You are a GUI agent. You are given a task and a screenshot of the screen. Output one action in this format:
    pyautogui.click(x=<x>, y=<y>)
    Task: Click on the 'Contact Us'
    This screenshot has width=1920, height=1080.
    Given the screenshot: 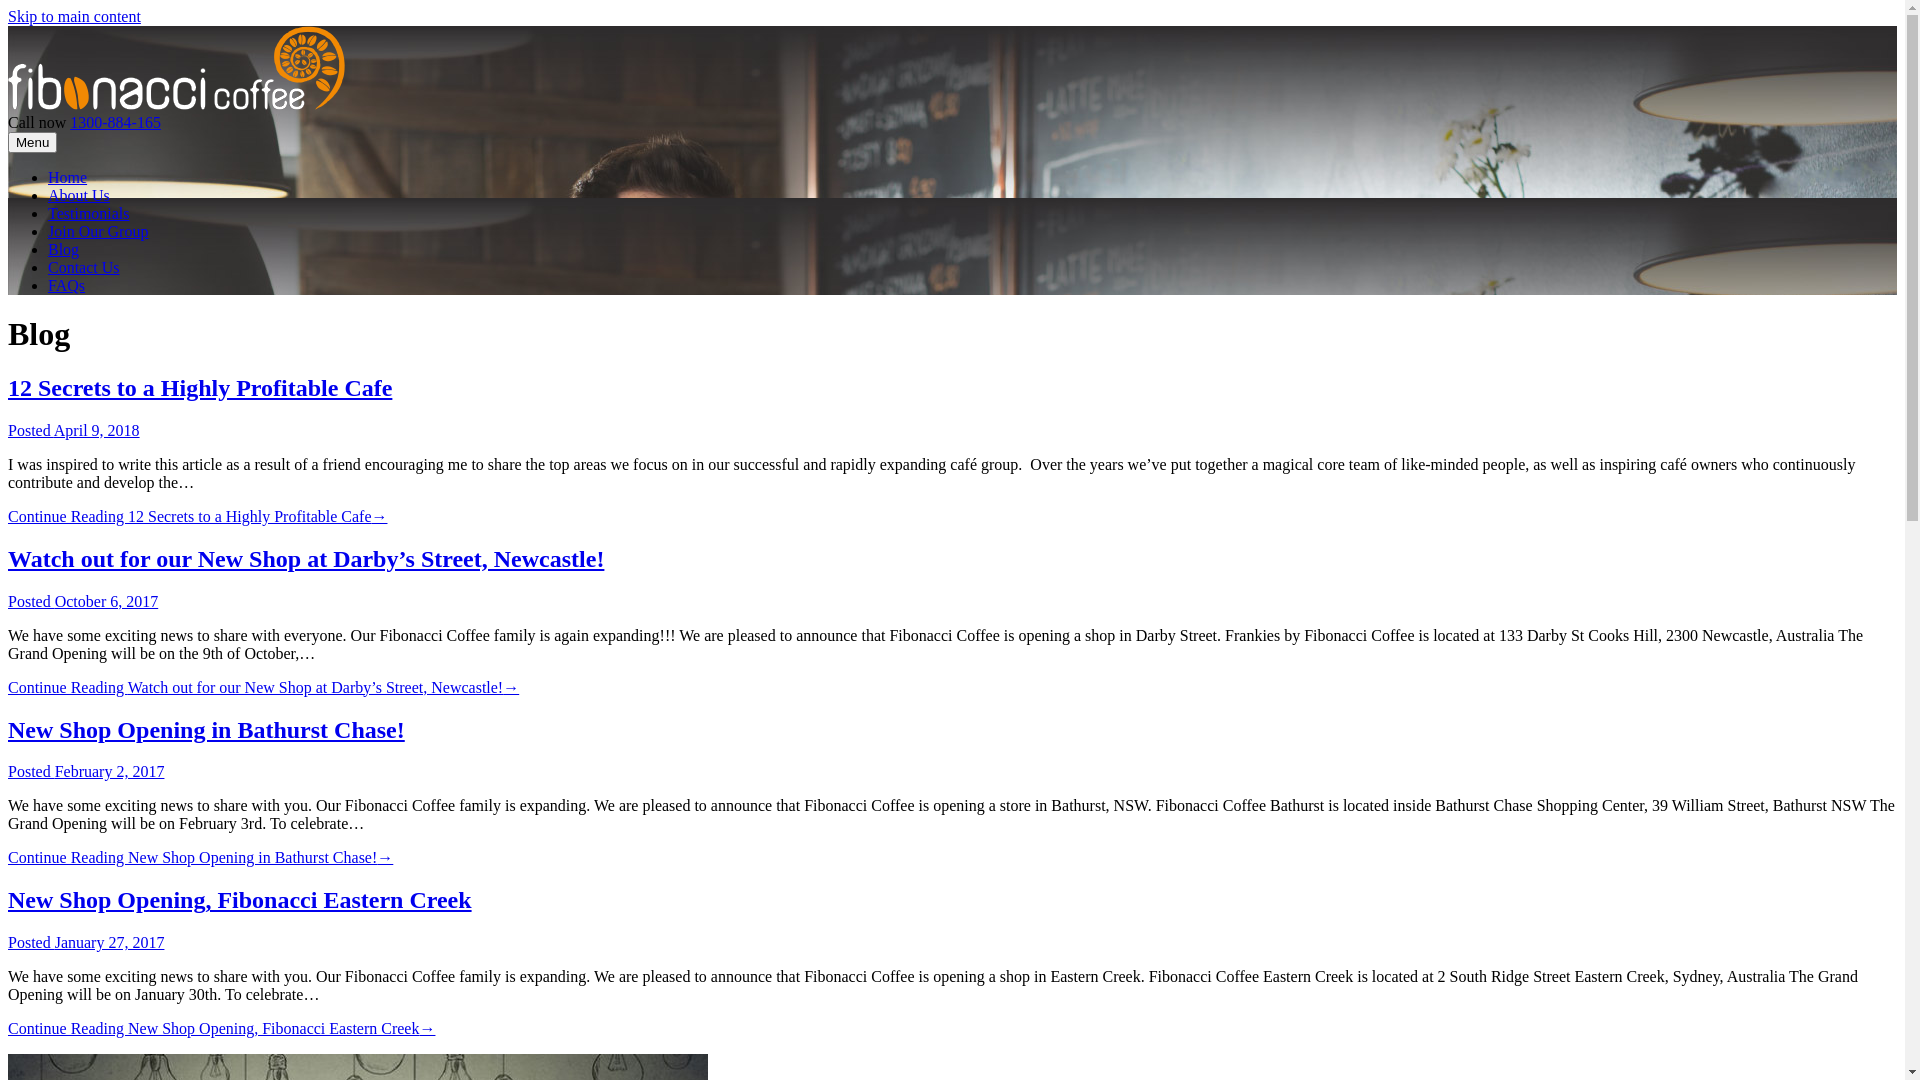 What is the action you would take?
    pyautogui.click(x=48, y=266)
    